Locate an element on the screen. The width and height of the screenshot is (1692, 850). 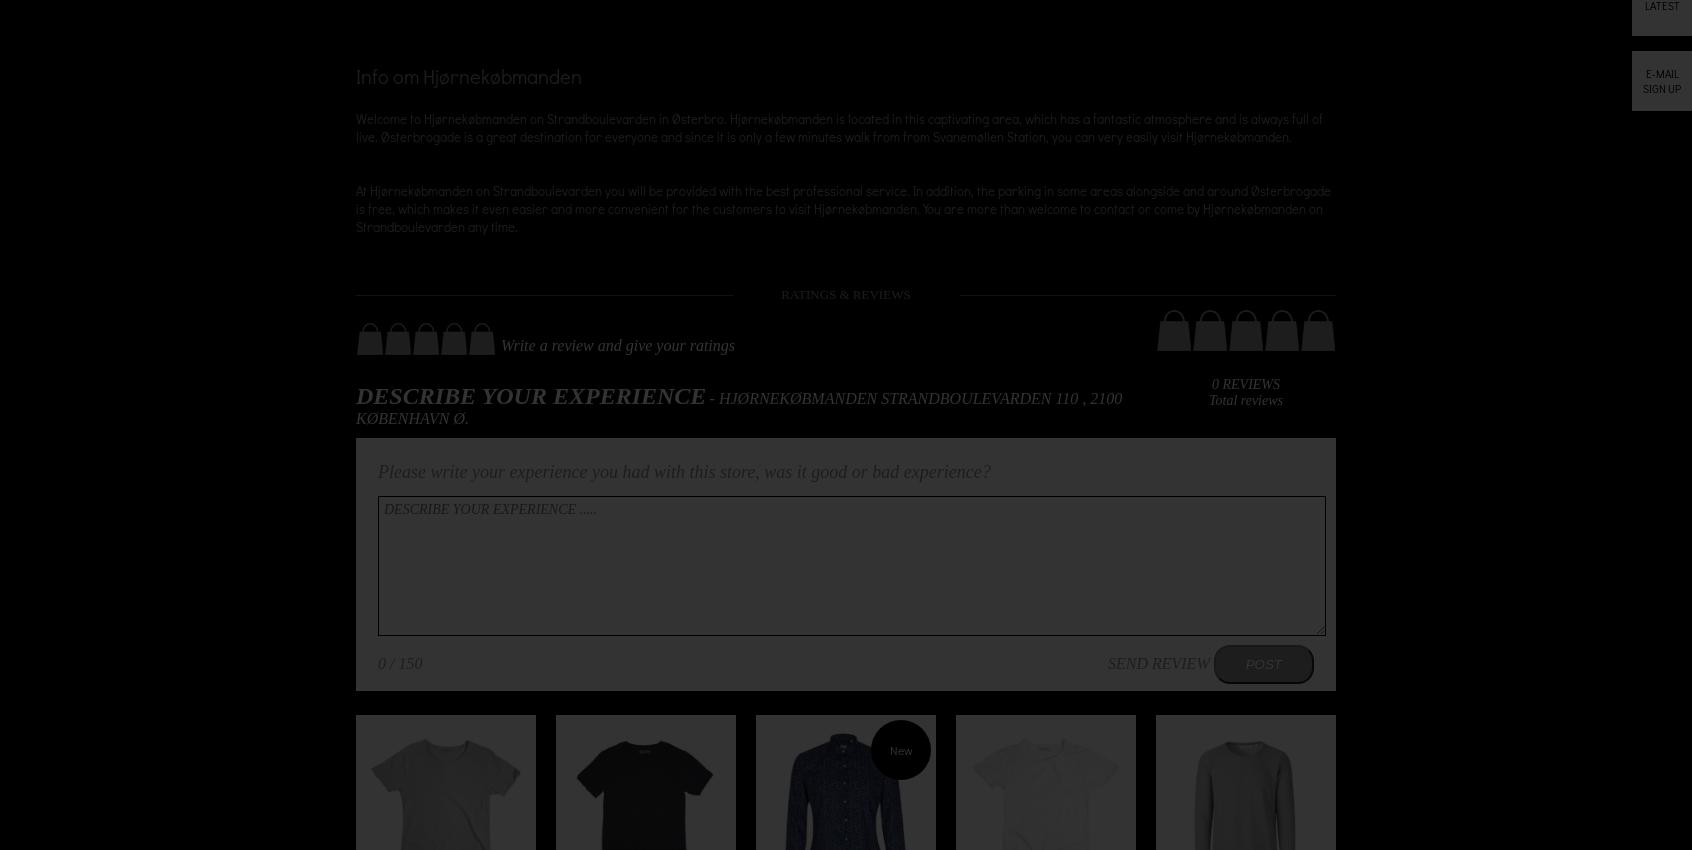
'SIGN UP' is located at coordinates (1662, 87).